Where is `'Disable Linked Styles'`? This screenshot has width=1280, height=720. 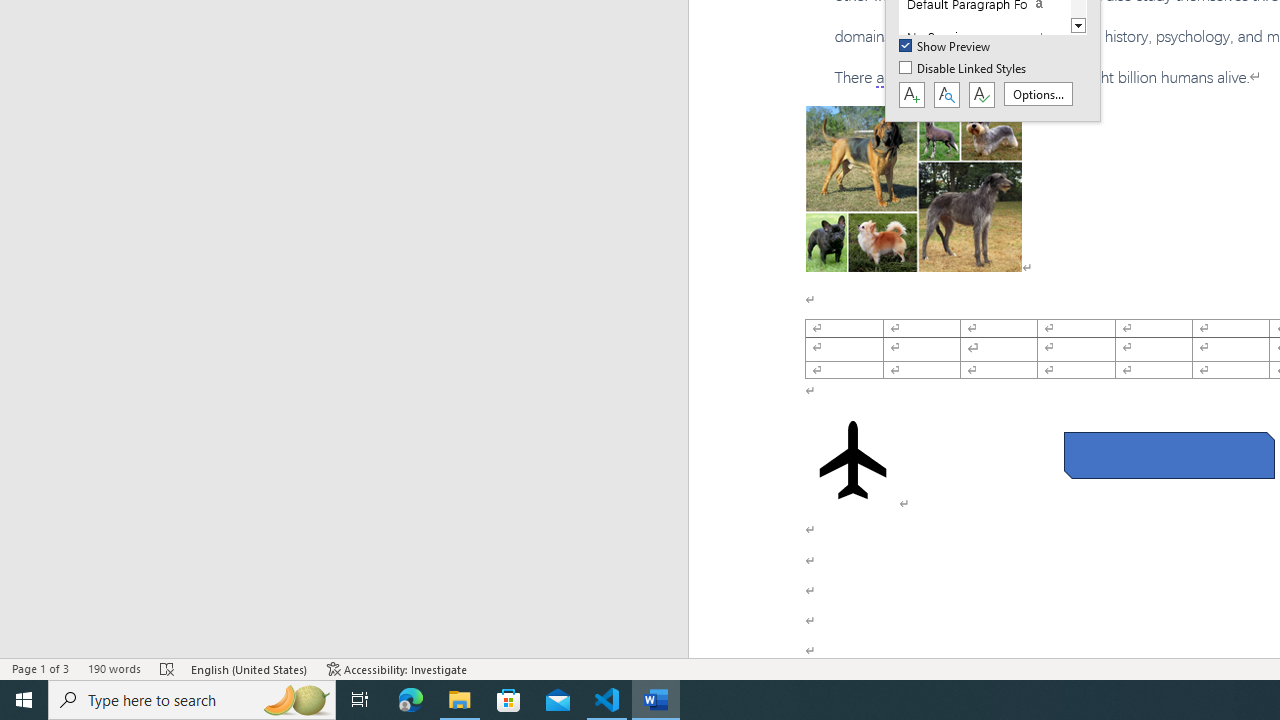
'Disable Linked Styles' is located at coordinates (964, 68).